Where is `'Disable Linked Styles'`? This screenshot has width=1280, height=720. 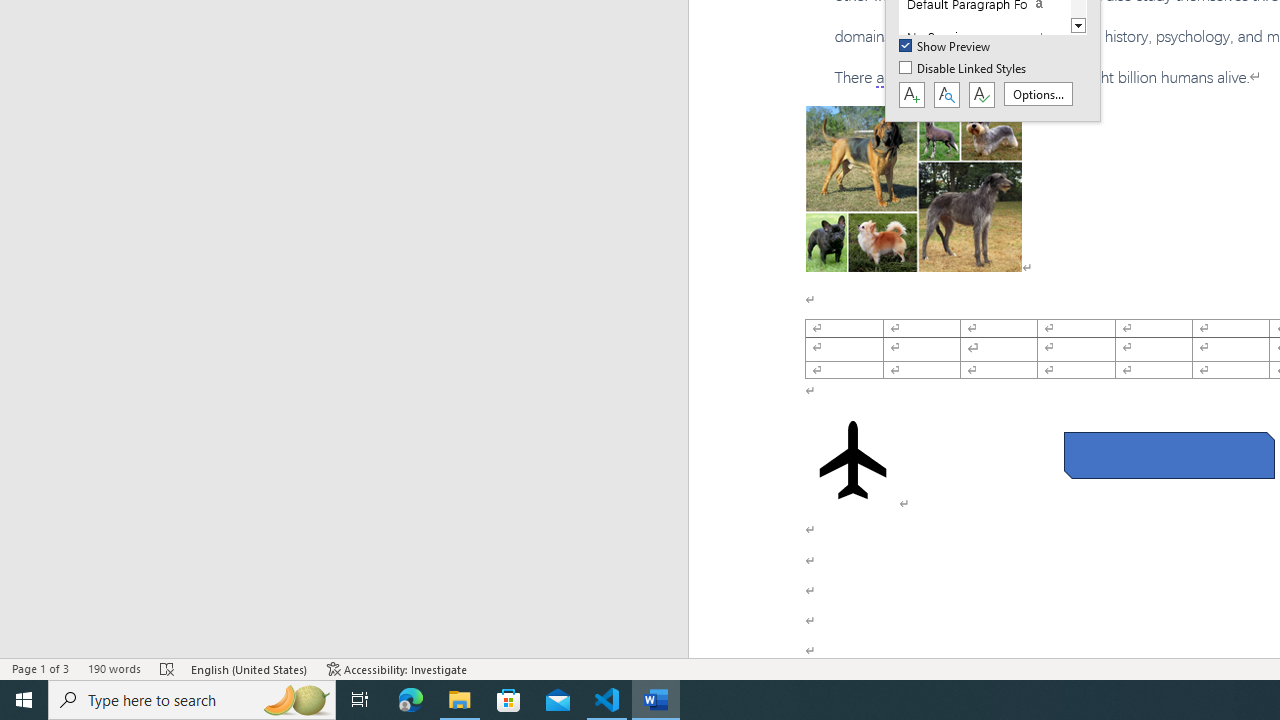
'Disable Linked Styles' is located at coordinates (964, 68).